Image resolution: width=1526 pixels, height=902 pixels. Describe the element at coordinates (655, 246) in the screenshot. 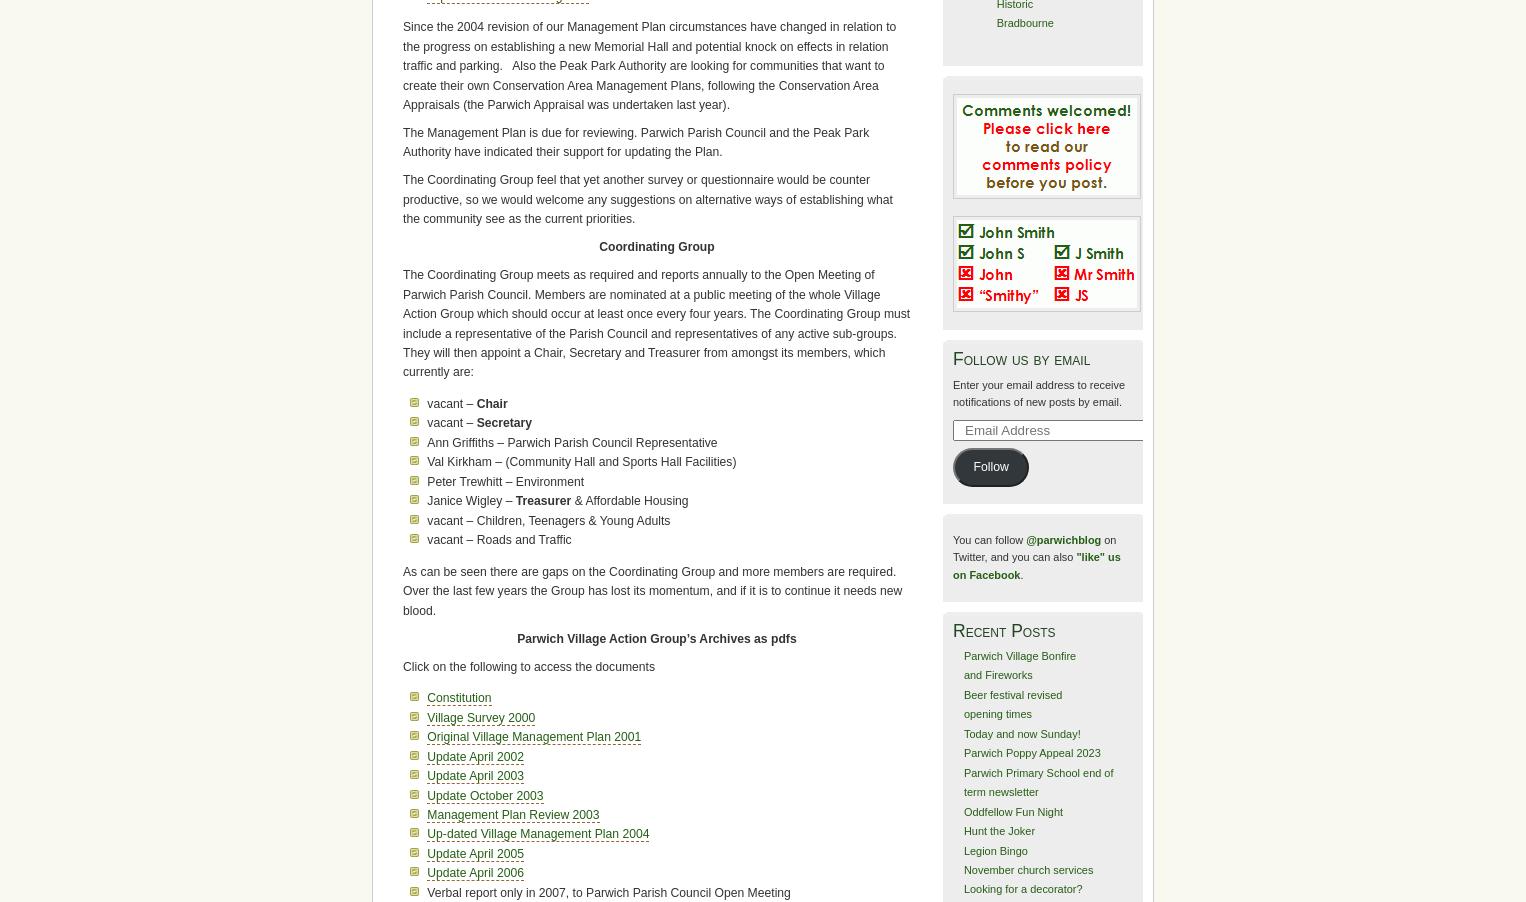

I see `'Coordinating Group'` at that location.